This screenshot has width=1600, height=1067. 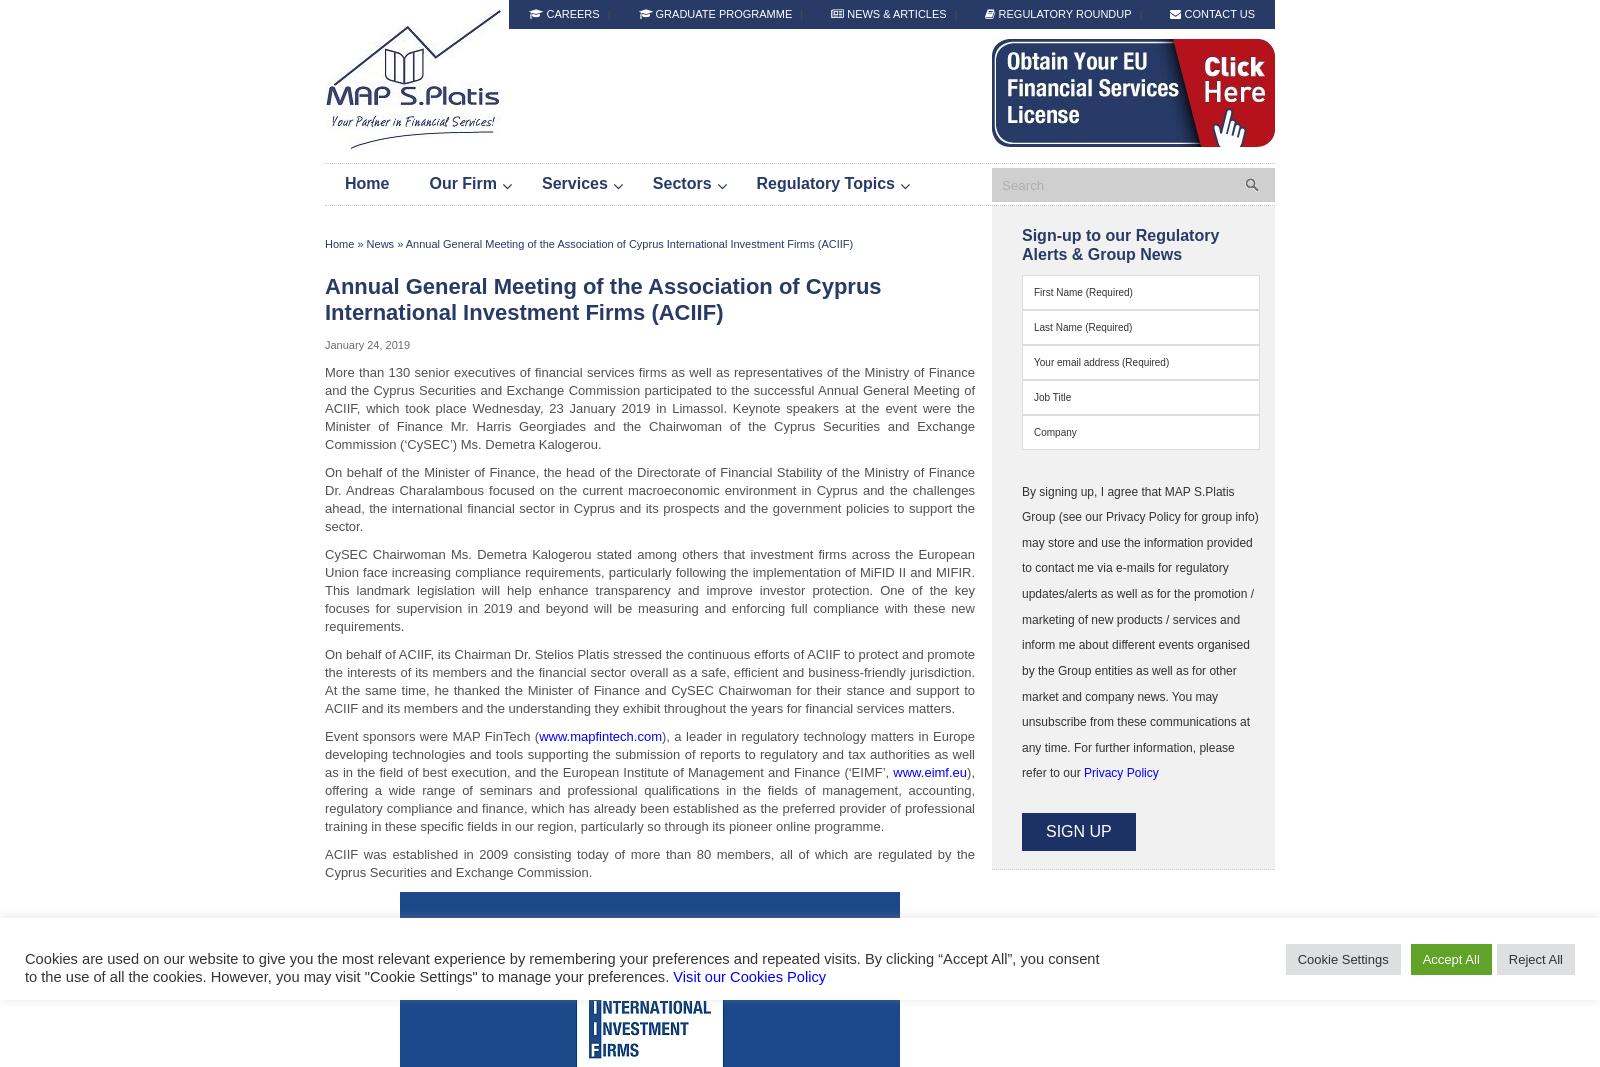 What do you see at coordinates (1341, 958) in the screenshot?
I see `'Cookie Settings'` at bounding box center [1341, 958].